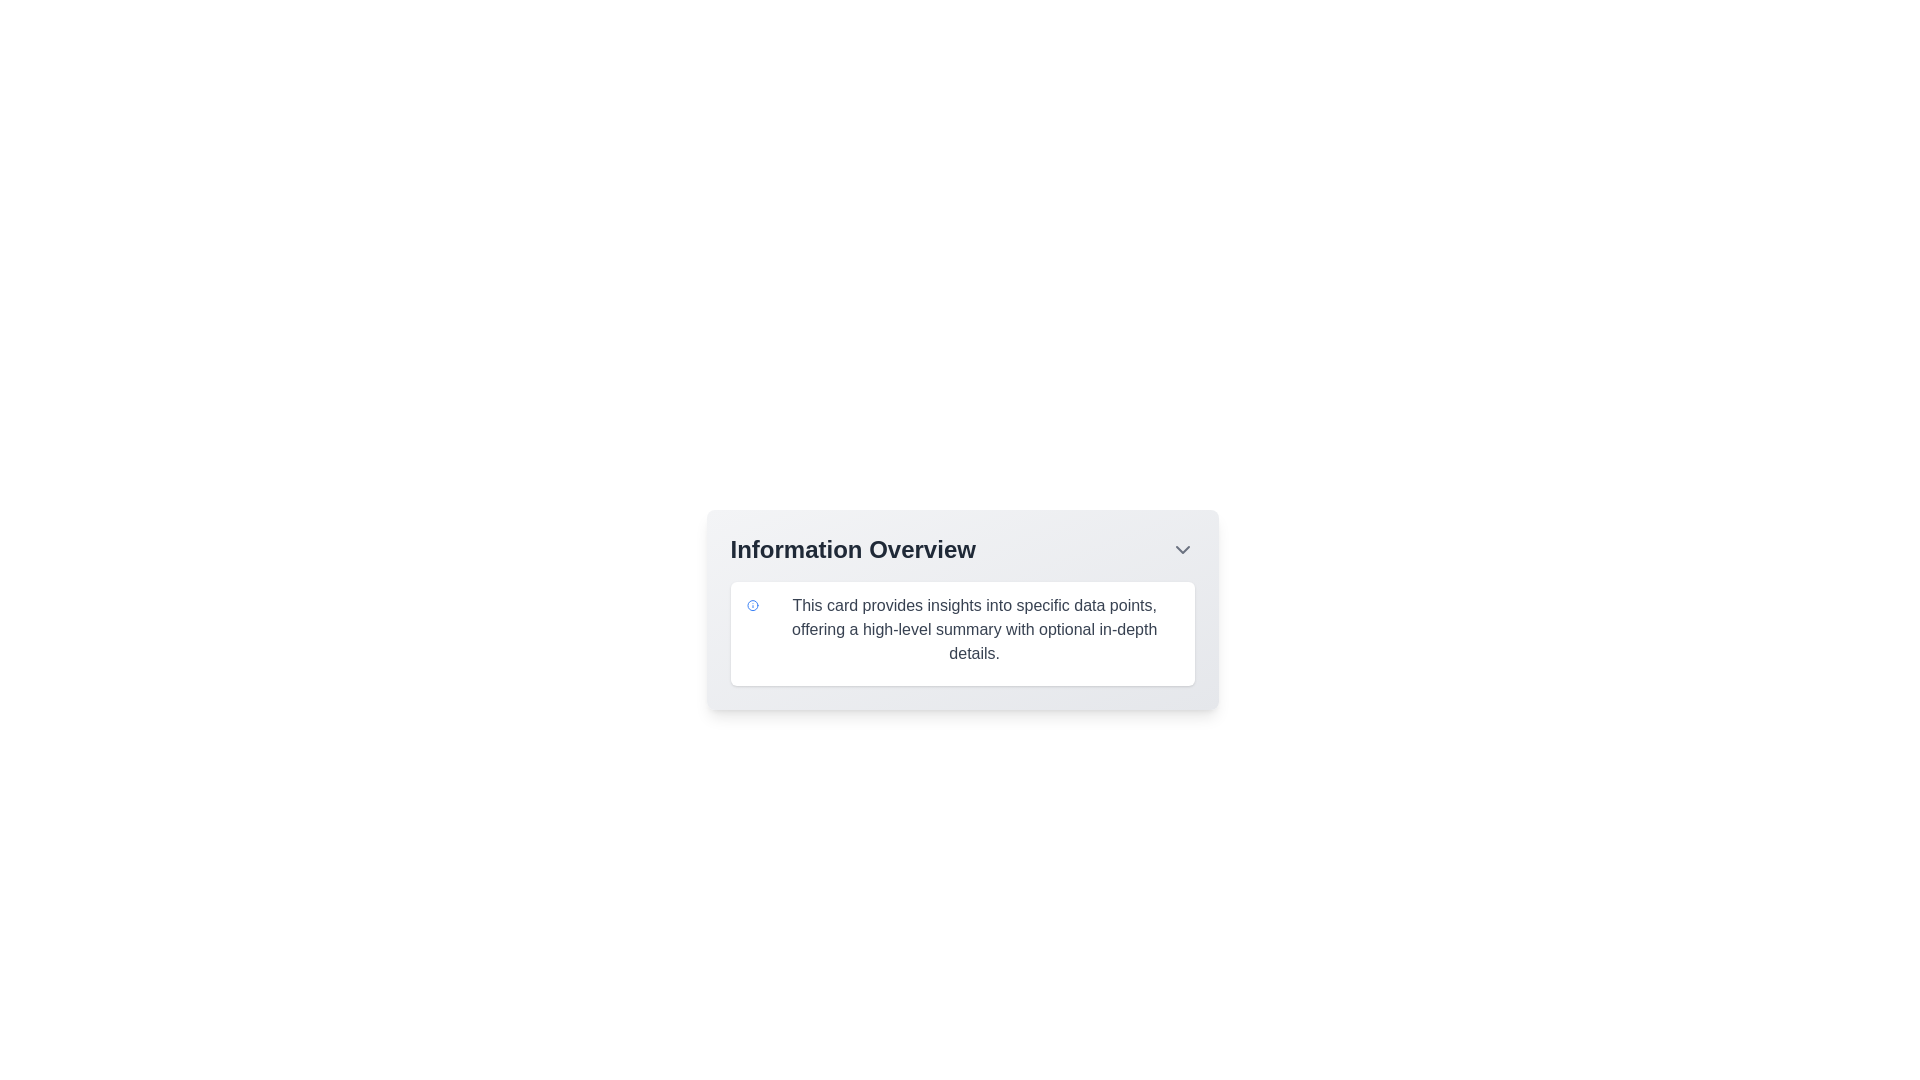  Describe the element at coordinates (974, 628) in the screenshot. I see `static text block displaying 'This card provides insights into specific data points, offering a high-level summary with optional in-depth details.' located beside the blue information icon` at that location.